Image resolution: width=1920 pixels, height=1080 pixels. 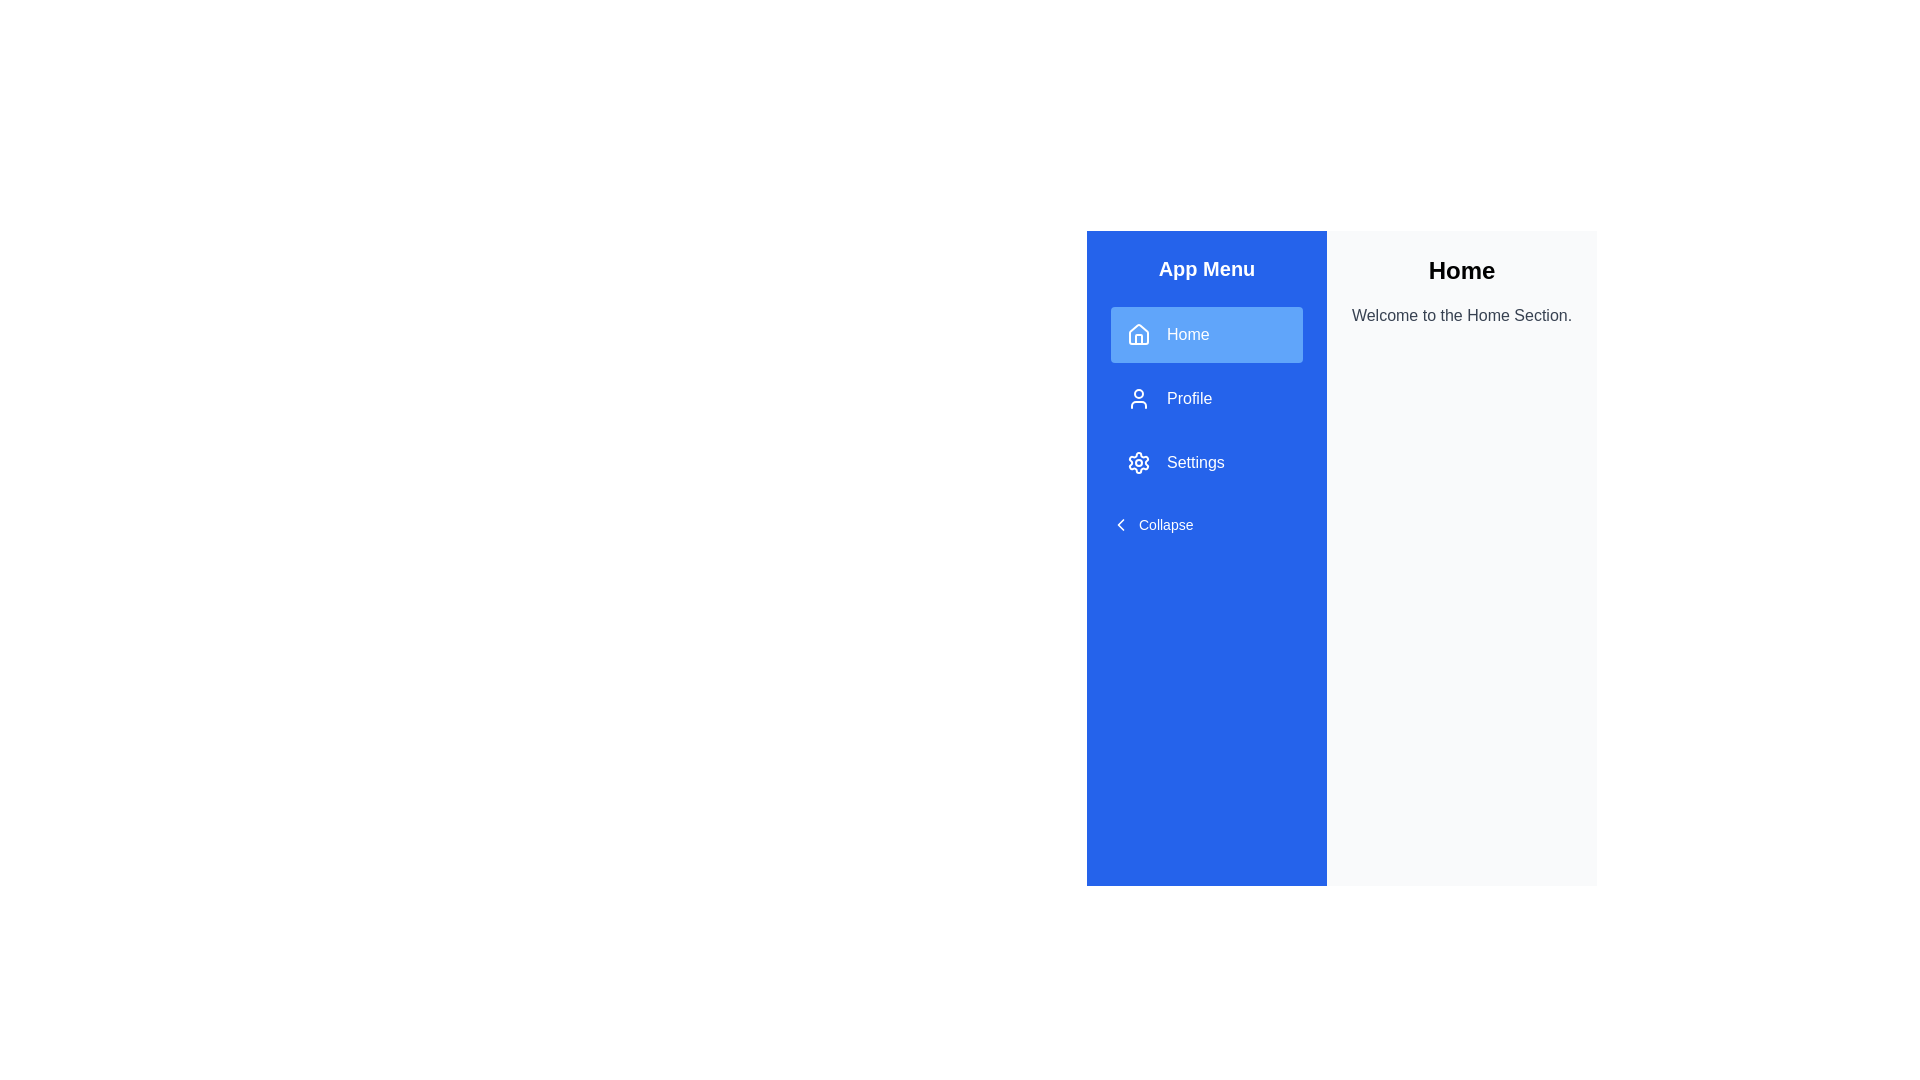 I want to click on the 'Collapse' button to close the drawer, so click(x=1152, y=523).